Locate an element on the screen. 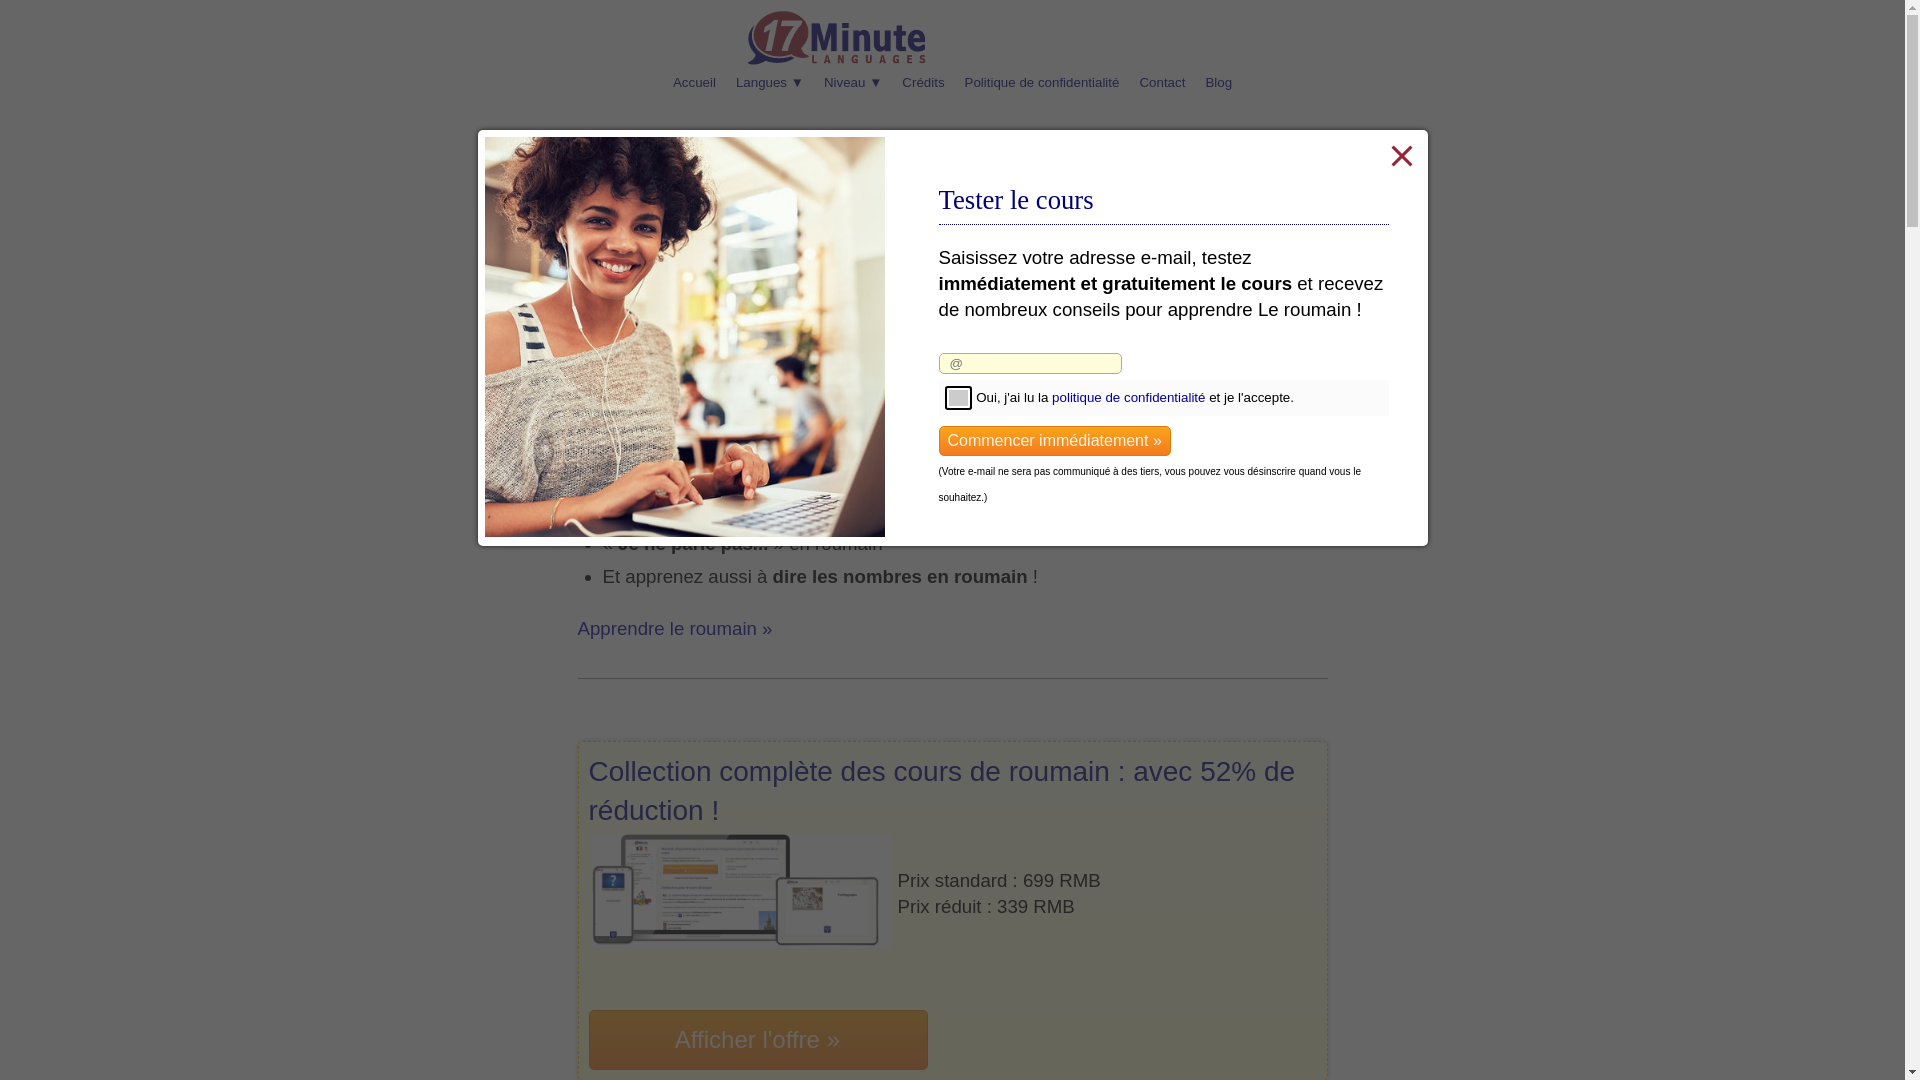  'Contact' is located at coordinates (1161, 82).